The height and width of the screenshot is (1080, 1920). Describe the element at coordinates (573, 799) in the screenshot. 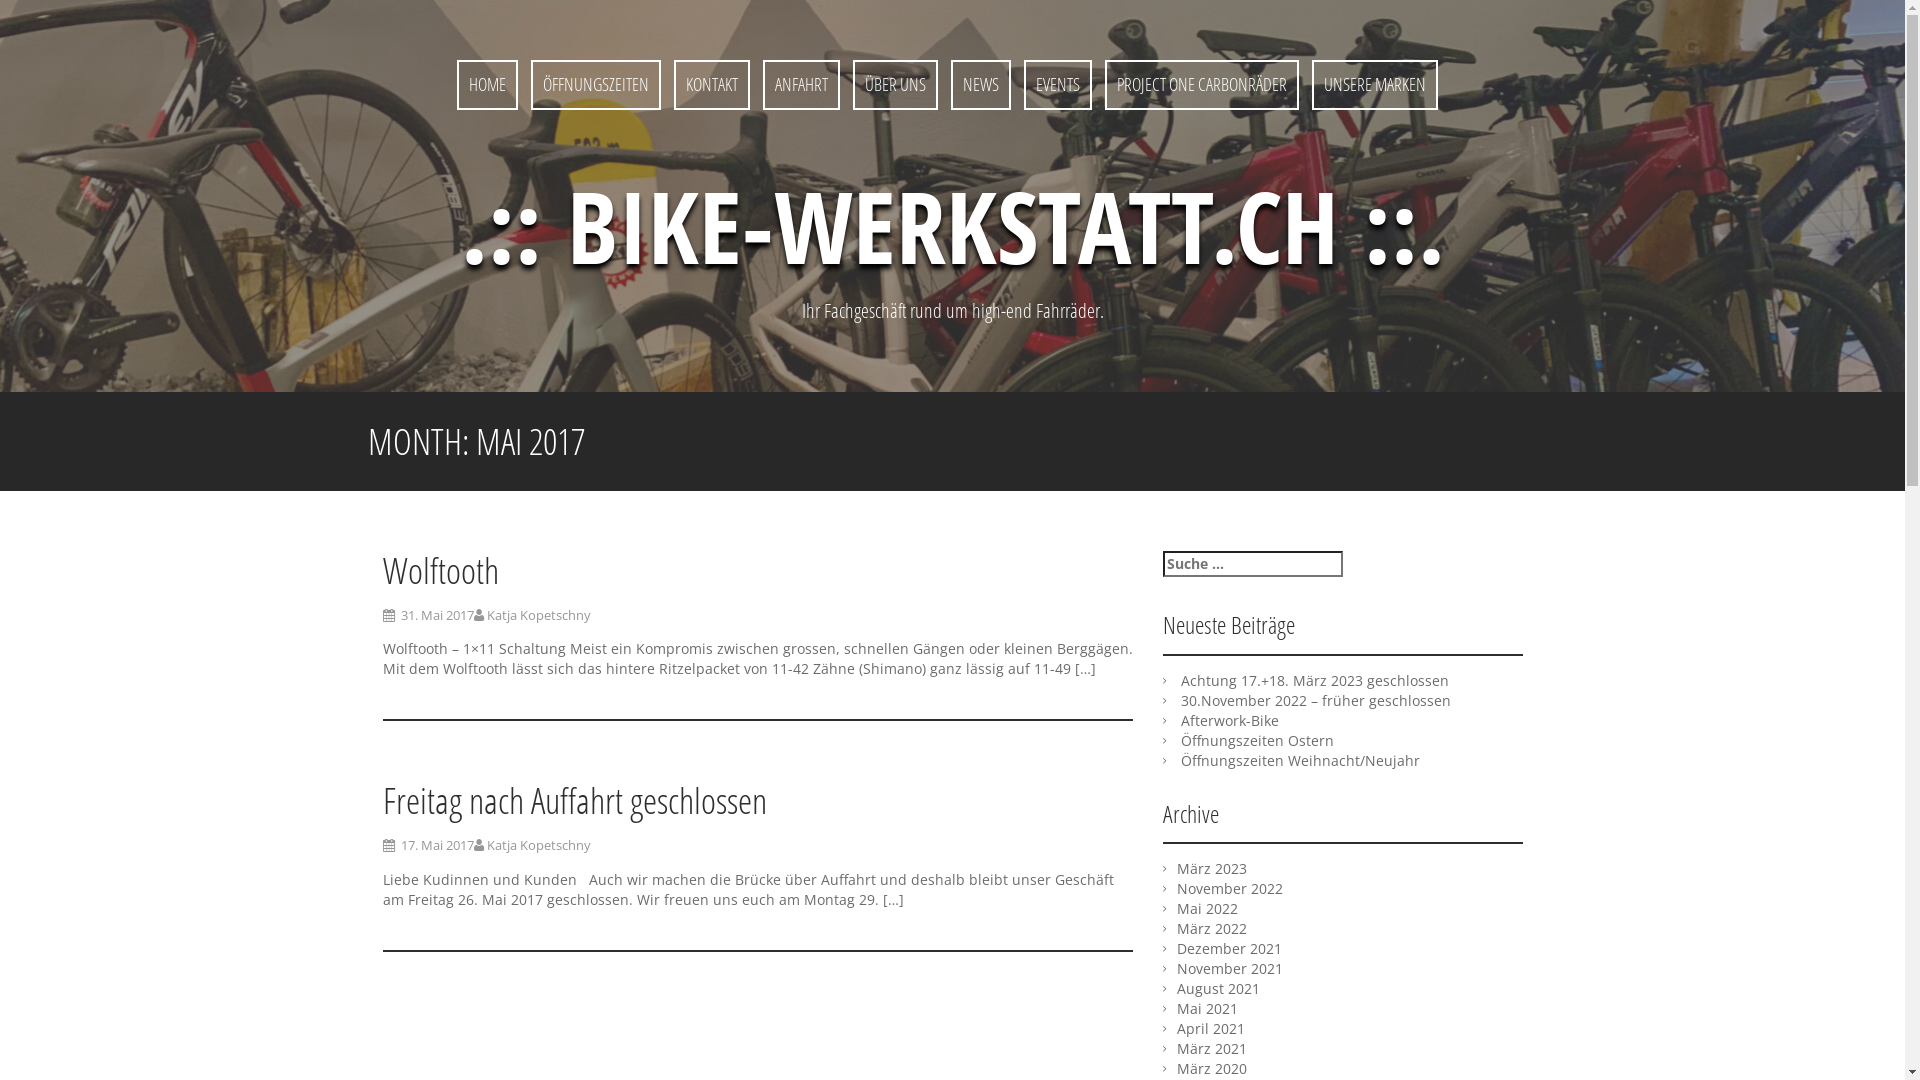

I see `'Freitag nach Auffahrt geschlossen'` at that location.